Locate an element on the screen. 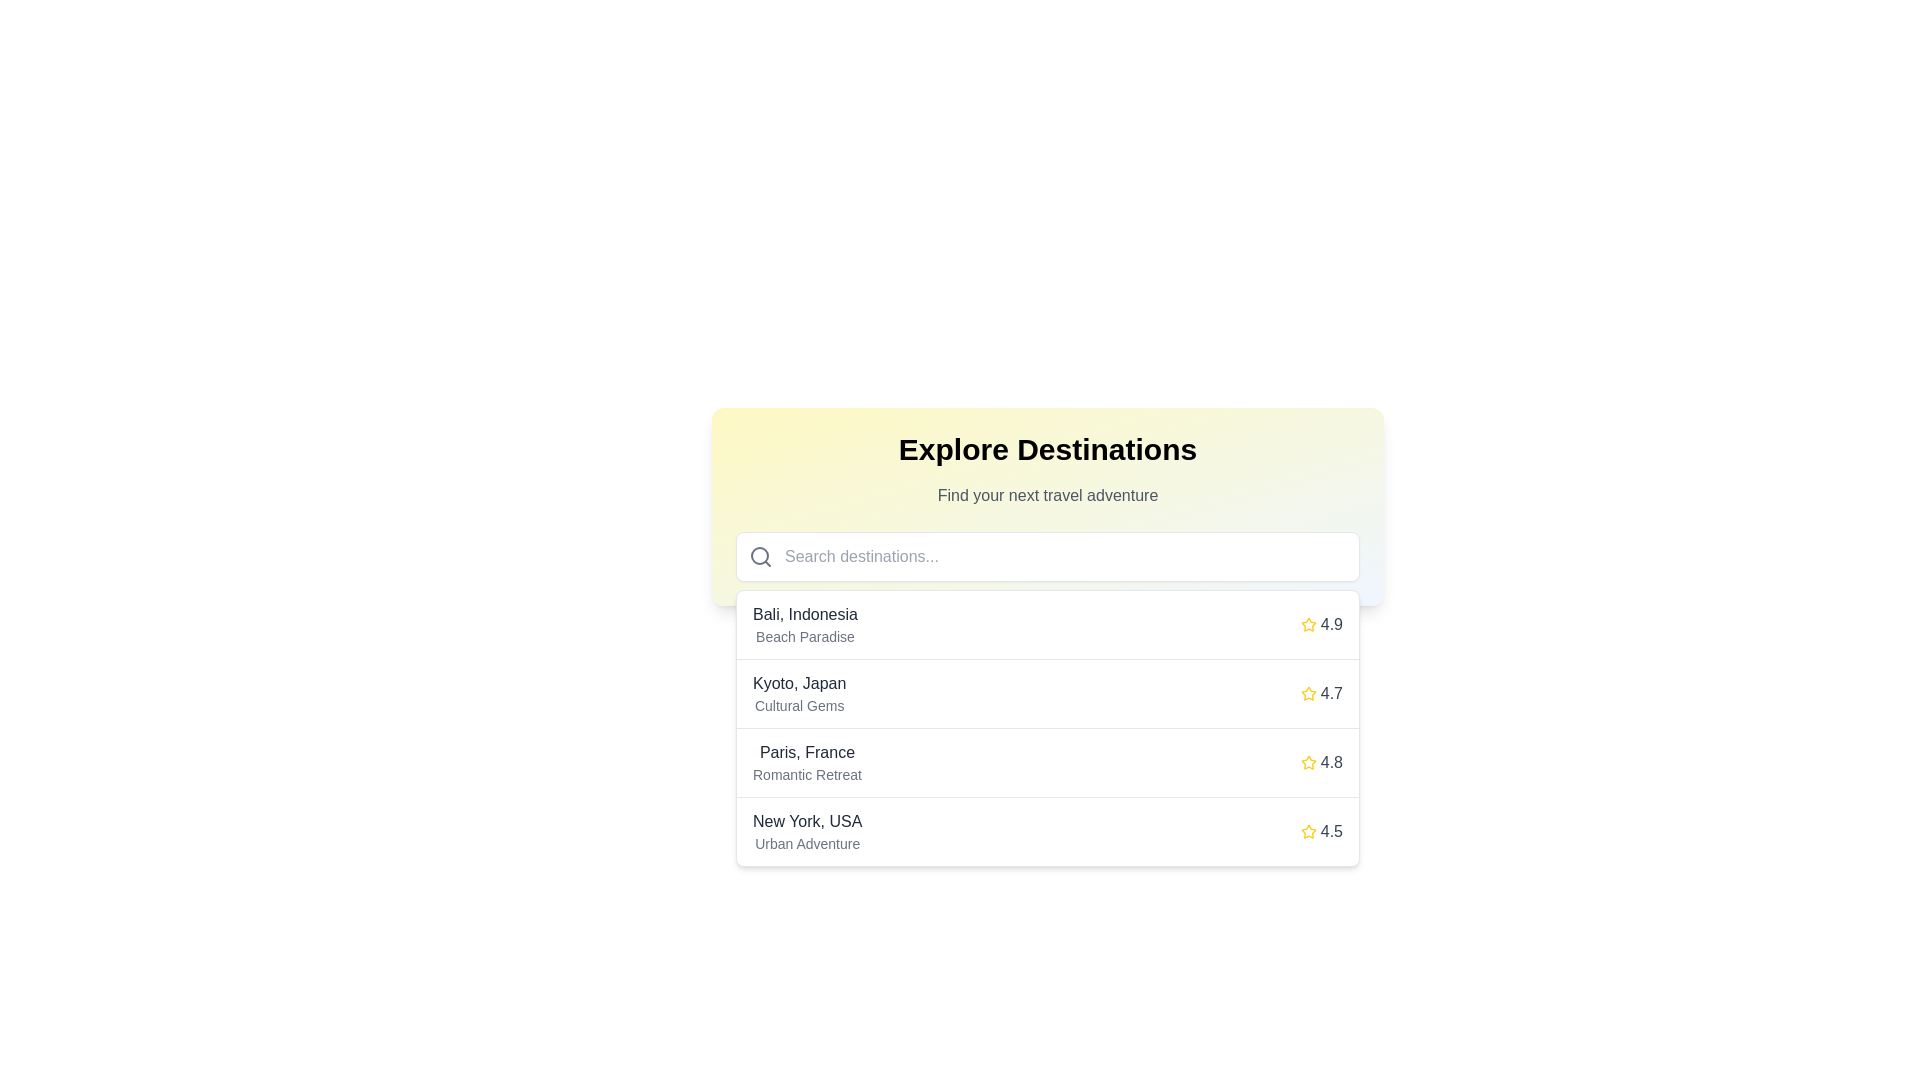  the text label that serves as the third item in a vertically stacked list of destinations, positioned between 'Kyoto, Japan / Cultural Gems' and 'New York, USA / Urban Adventure' is located at coordinates (807, 763).